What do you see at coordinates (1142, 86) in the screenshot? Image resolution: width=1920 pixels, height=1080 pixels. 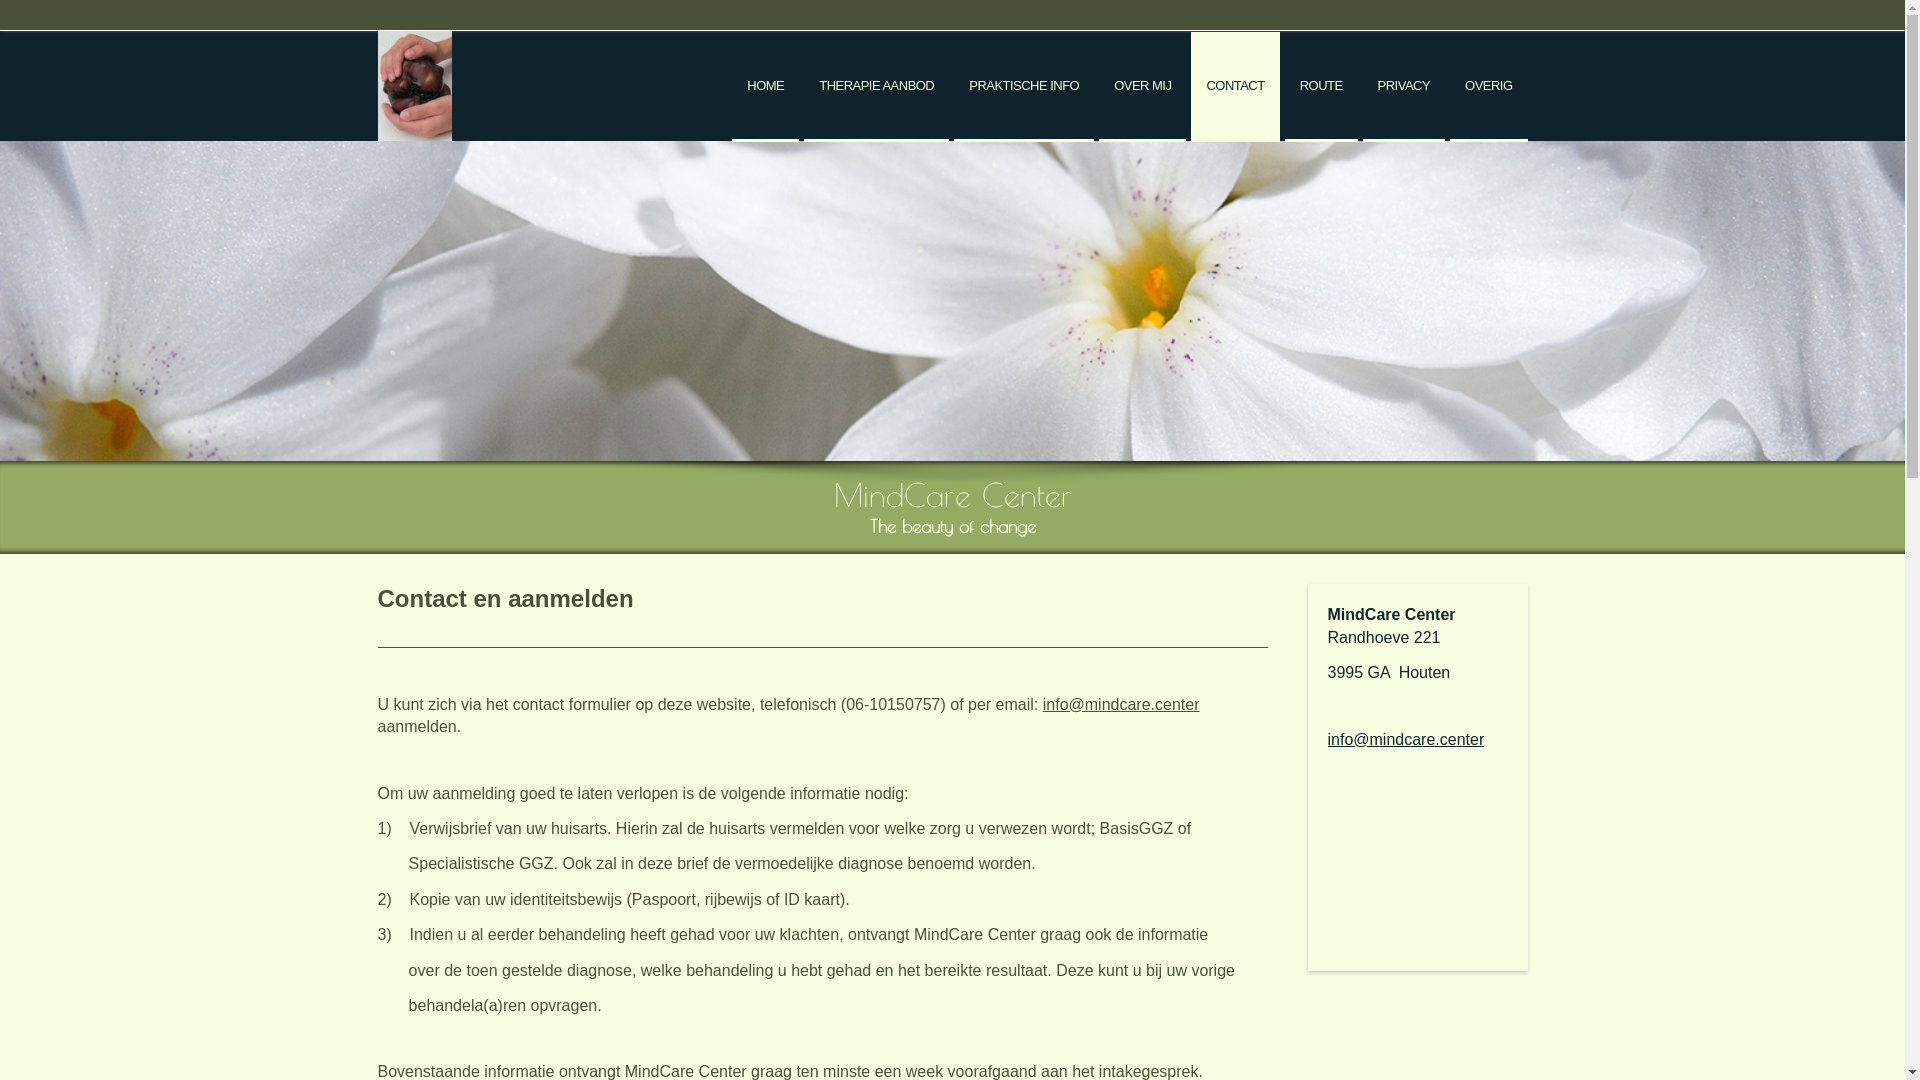 I see `'OVER MIJ'` at bounding box center [1142, 86].